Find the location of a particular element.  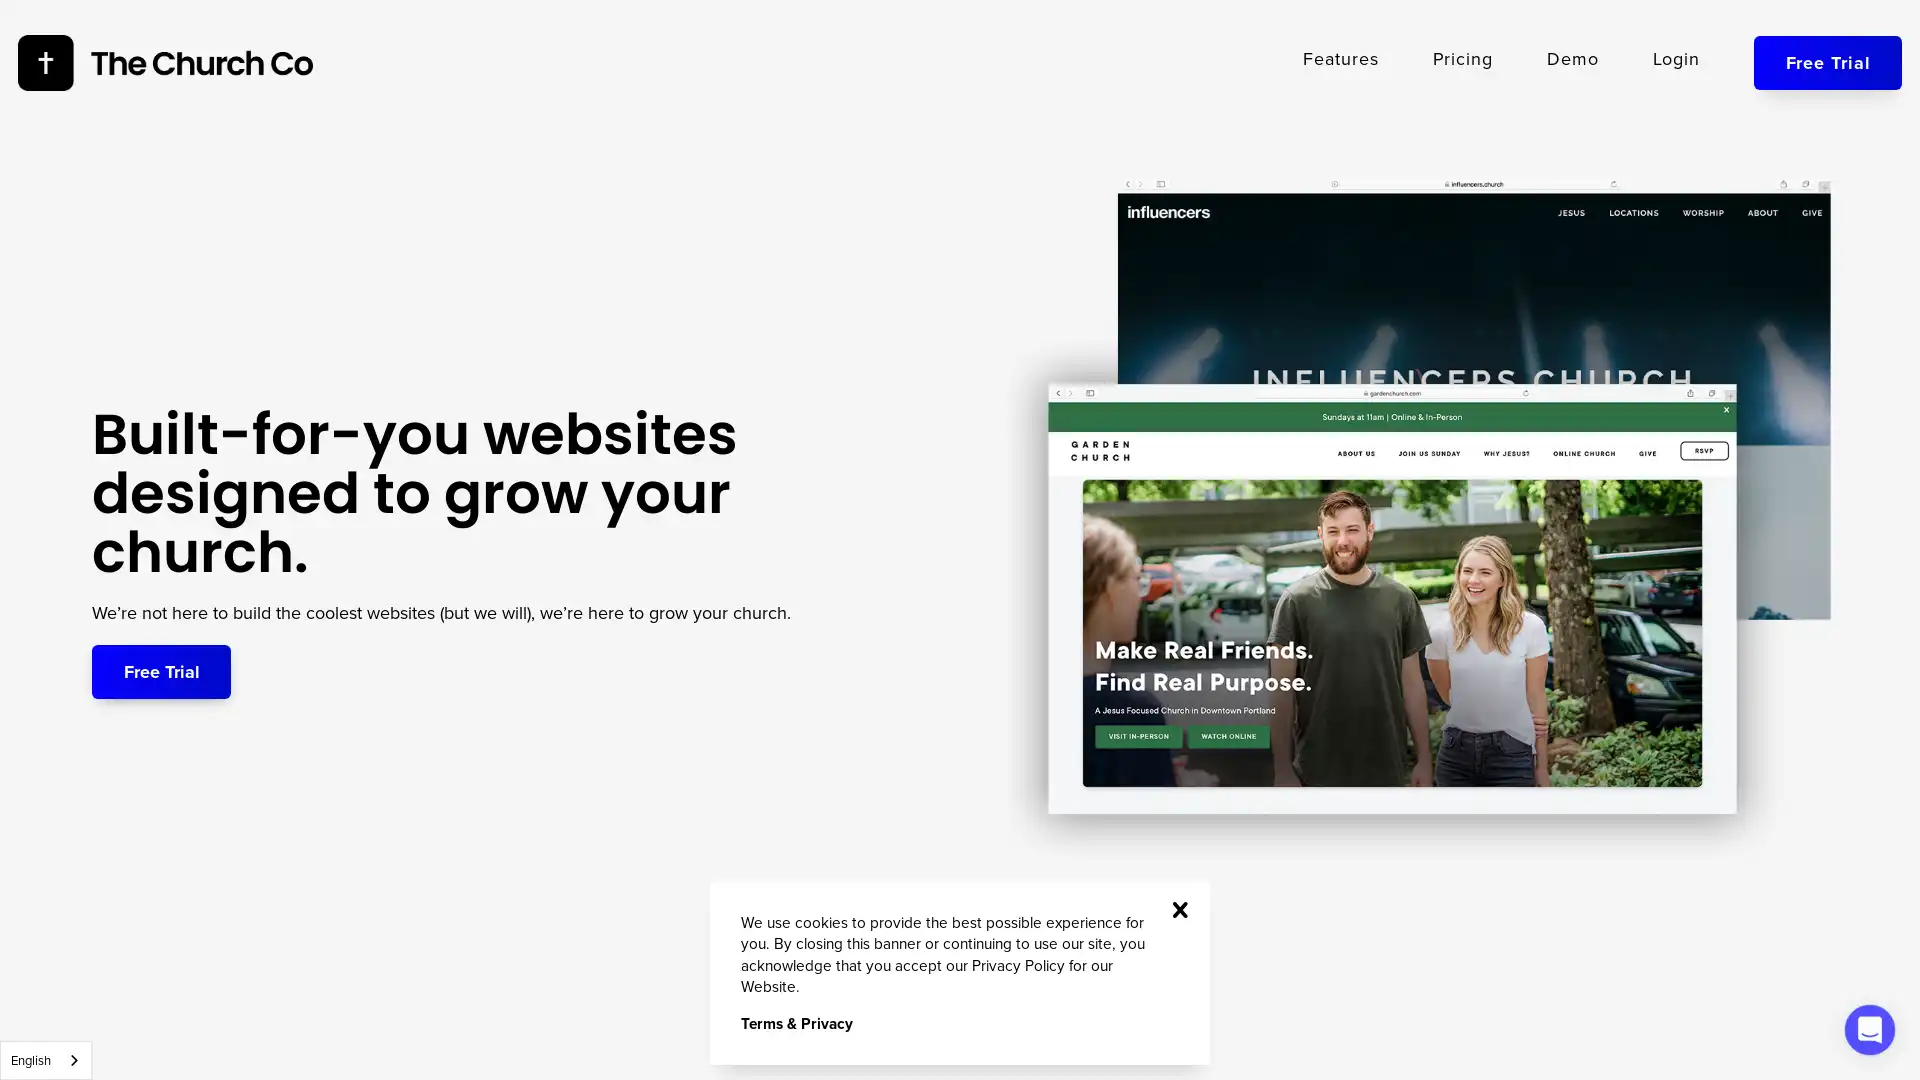

Open Intercom Messenger is located at coordinates (1869, 1029).